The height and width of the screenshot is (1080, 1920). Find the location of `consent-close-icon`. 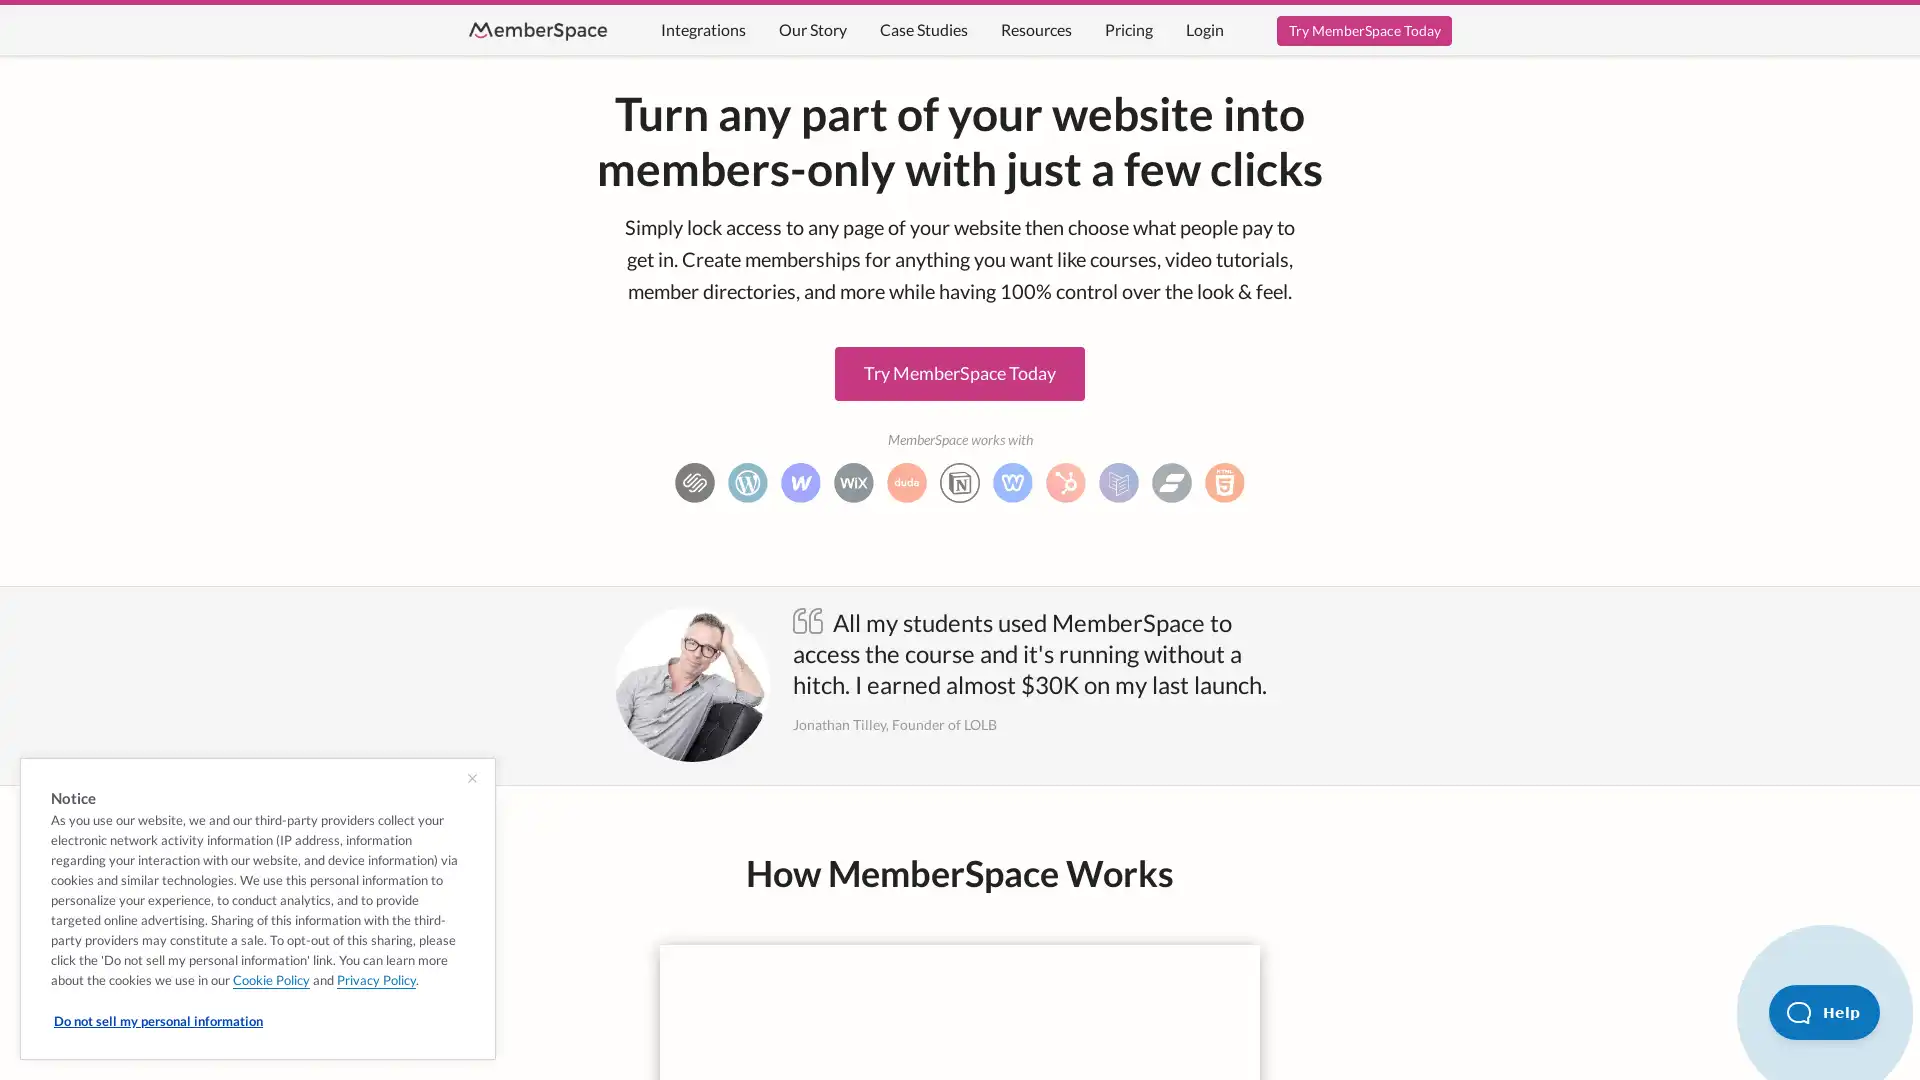

consent-close-icon is located at coordinates (471, 778).